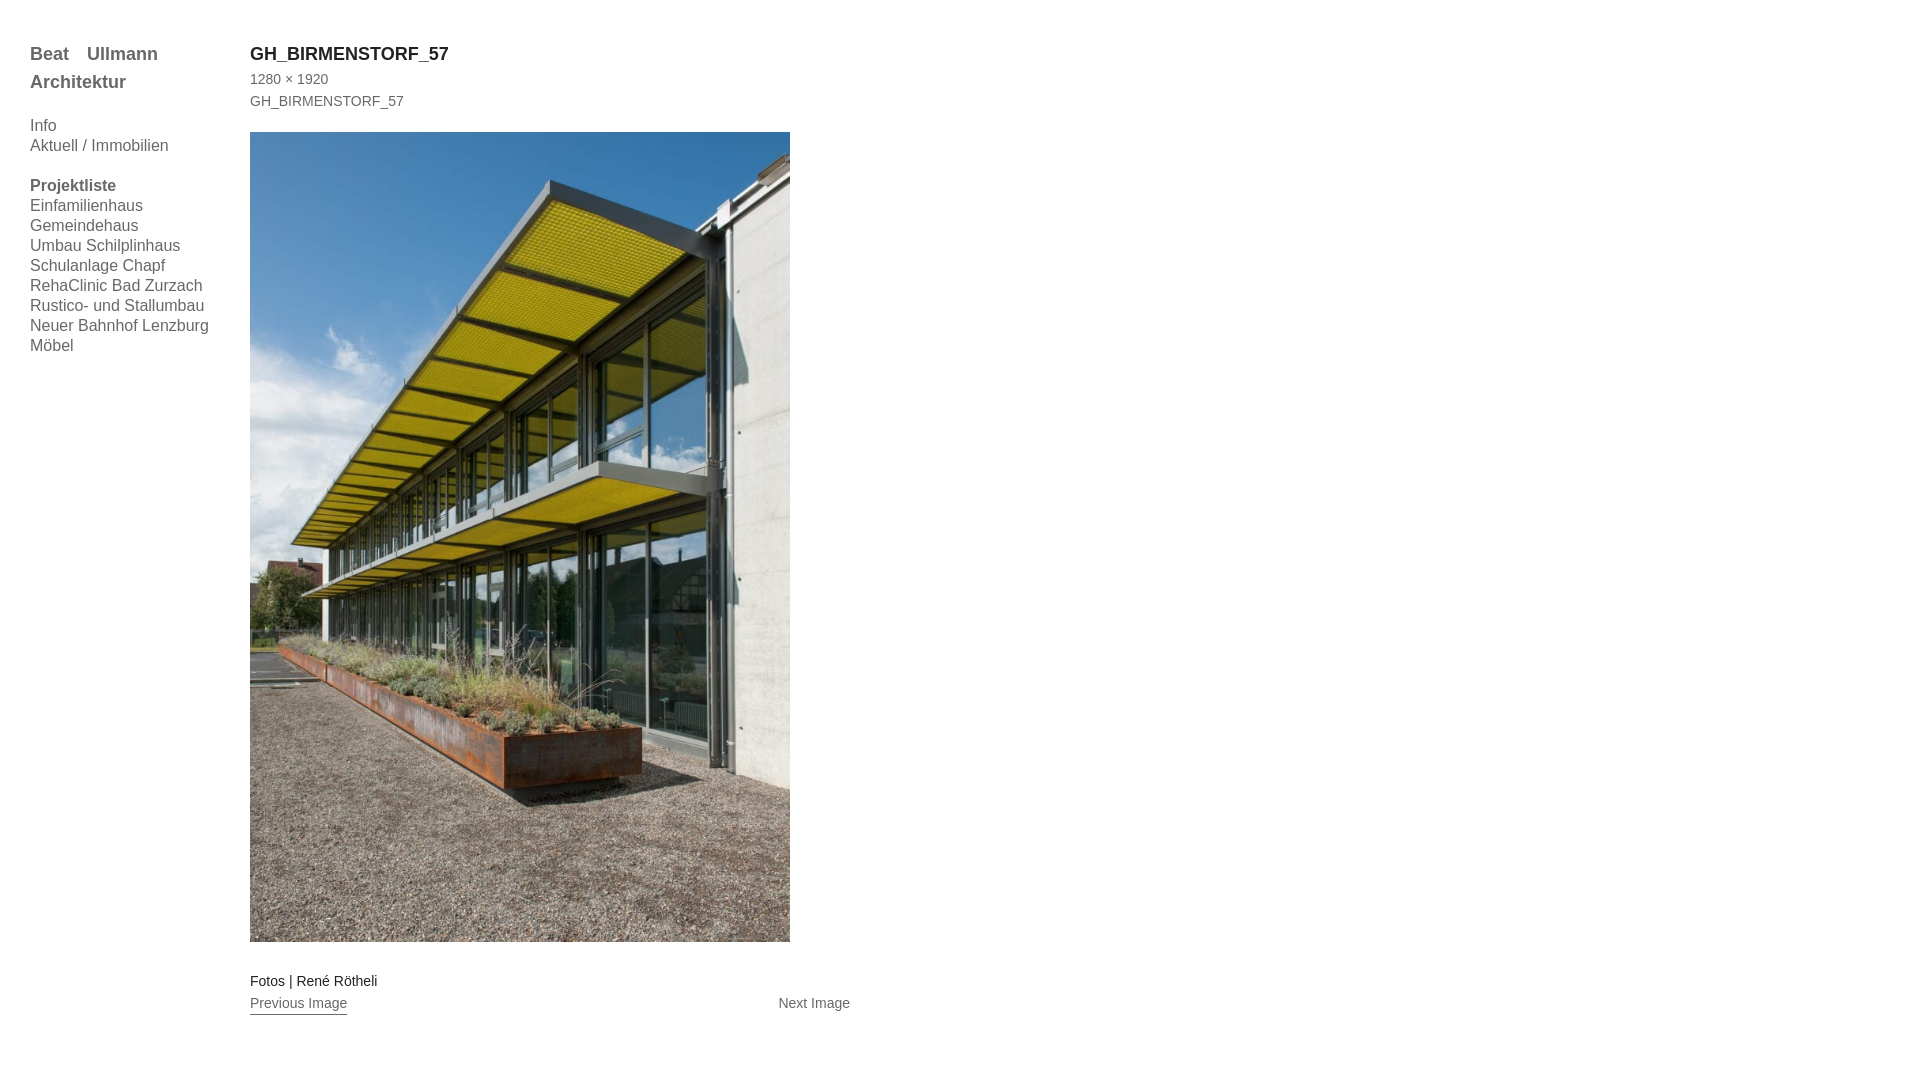  I want to click on 'Rustico- und Stallumbau', so click(115, 305).